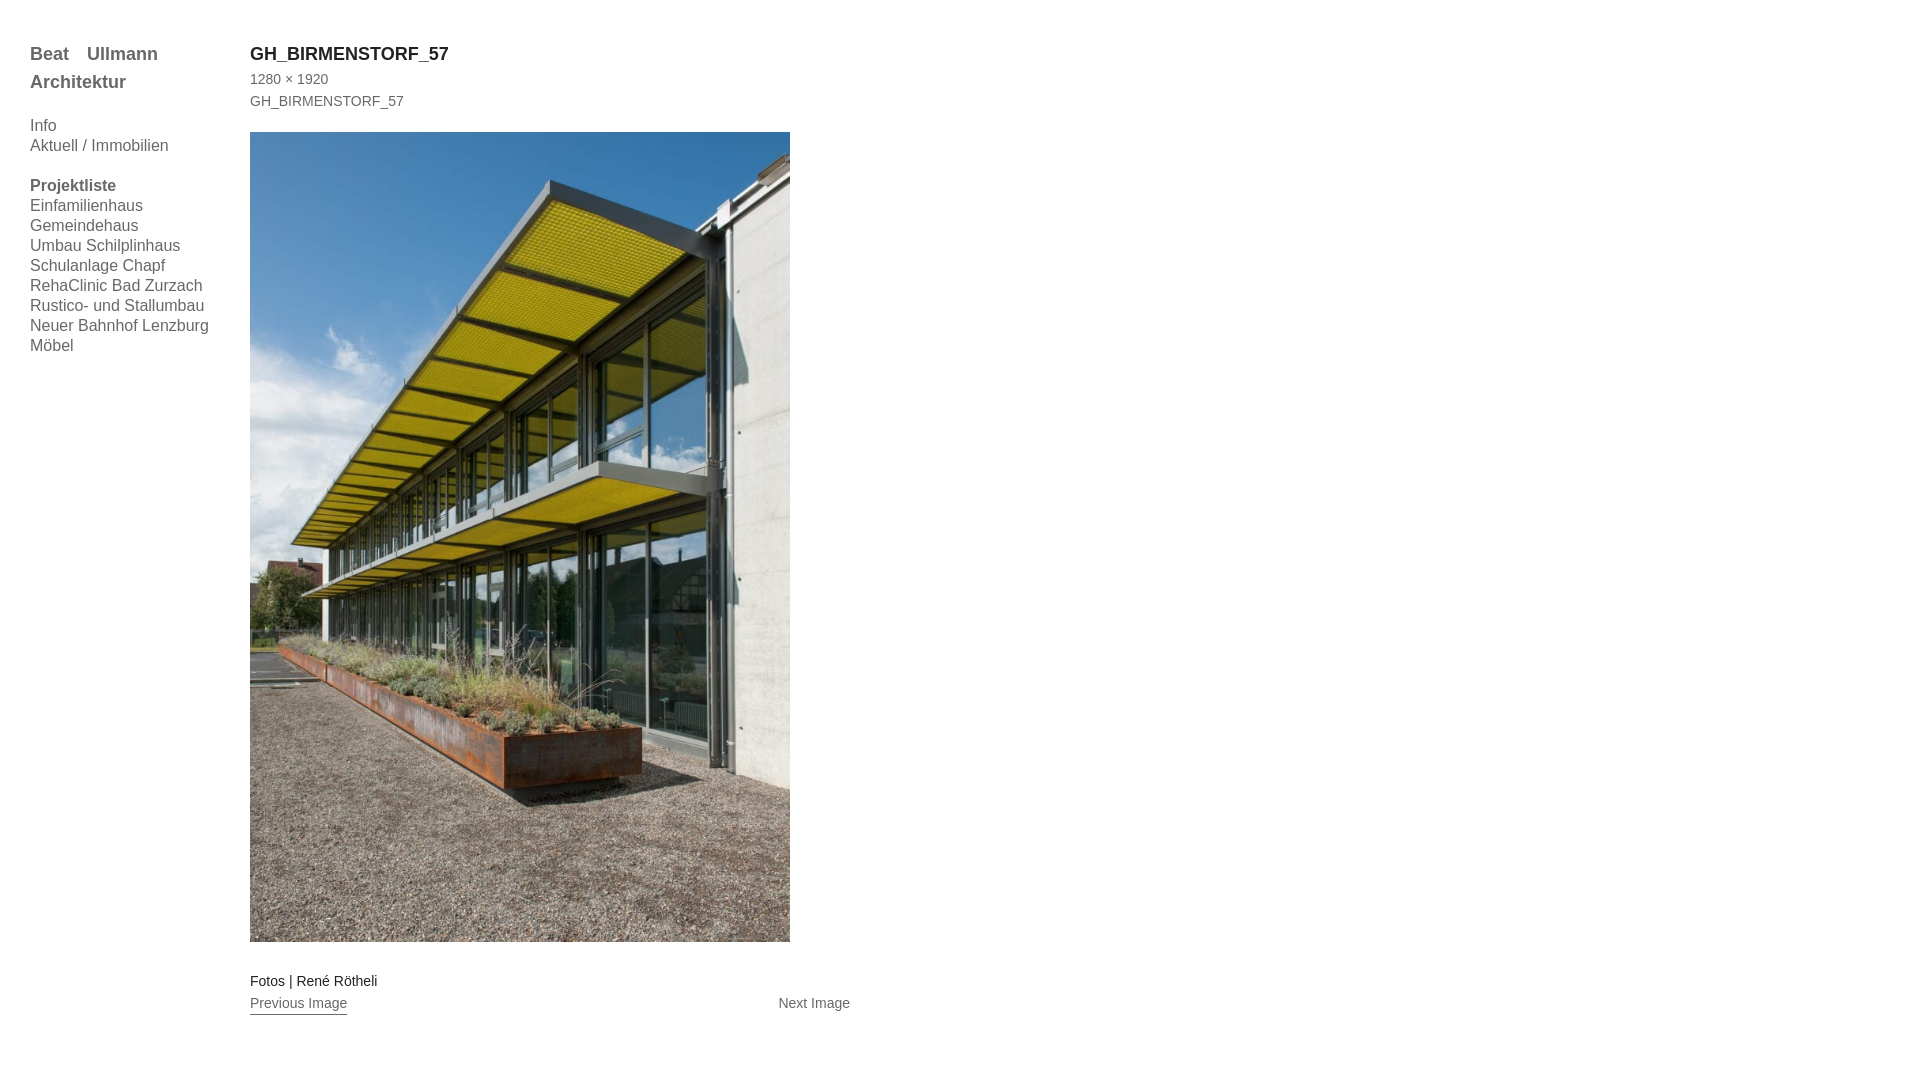  I want to click on 'Rustico- und Stallumbau', so click(115, 305).